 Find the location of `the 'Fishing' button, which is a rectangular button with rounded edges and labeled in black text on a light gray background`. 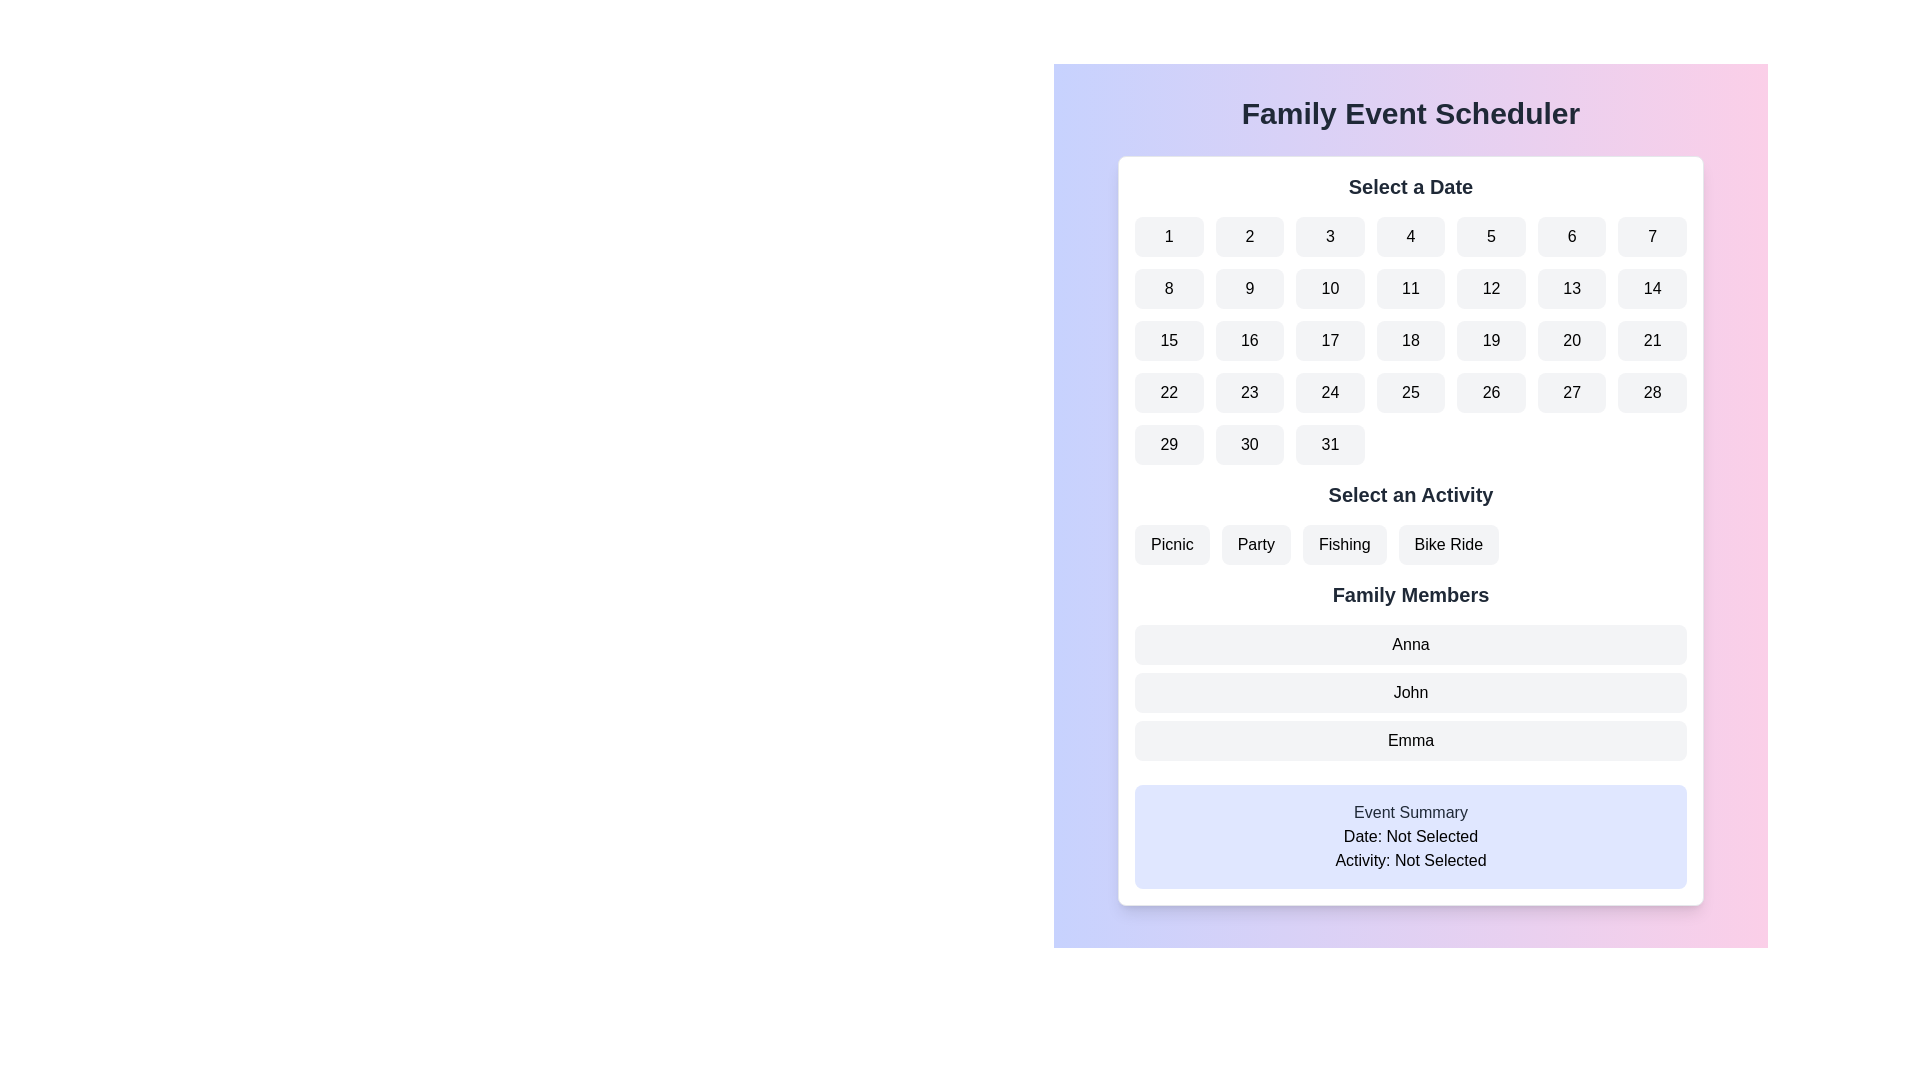

the 'Fishing' button, which is a rectangular button with rounded edges and labeled in black text on a light gray background is located at coordinates (1344, 544).